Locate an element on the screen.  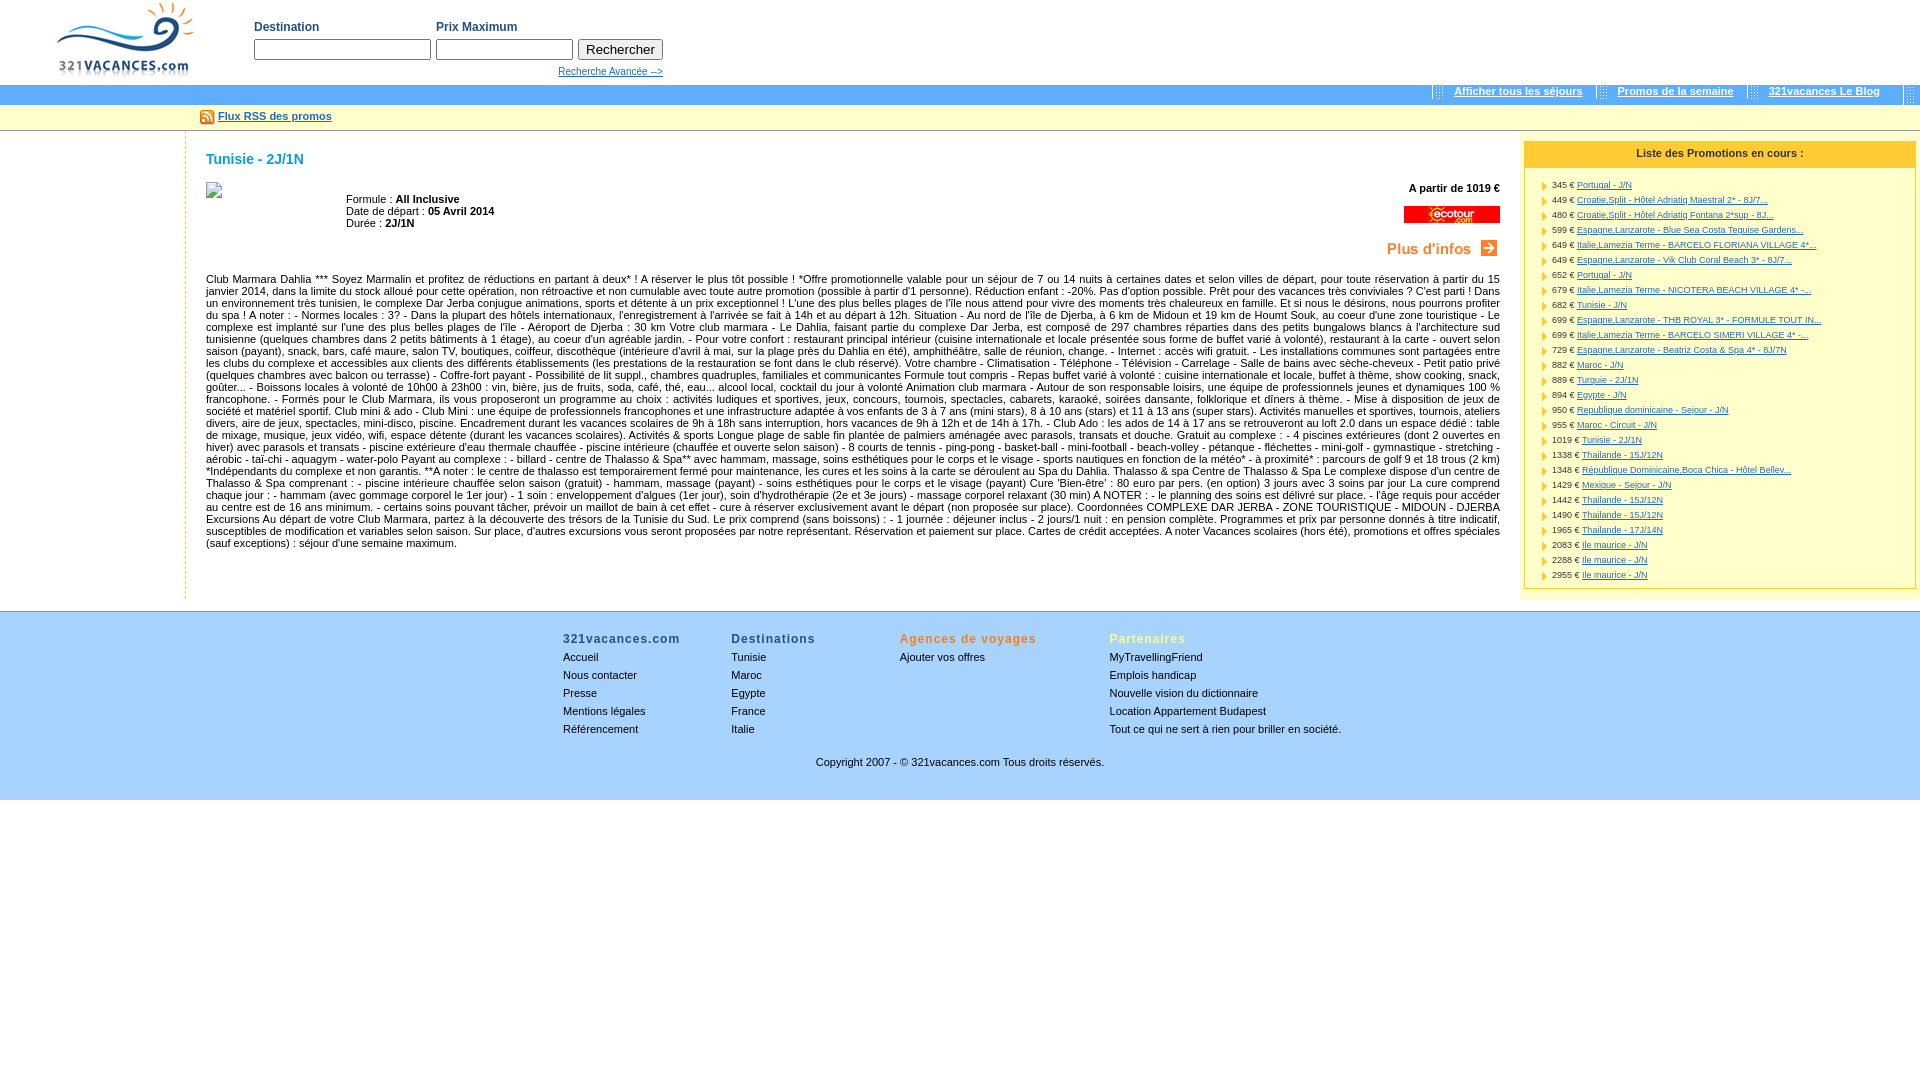
'Espagne,Lanzarote - Vik Club Coral Beach 3* - 8J/7...' is located at coordinates (1576, 258).